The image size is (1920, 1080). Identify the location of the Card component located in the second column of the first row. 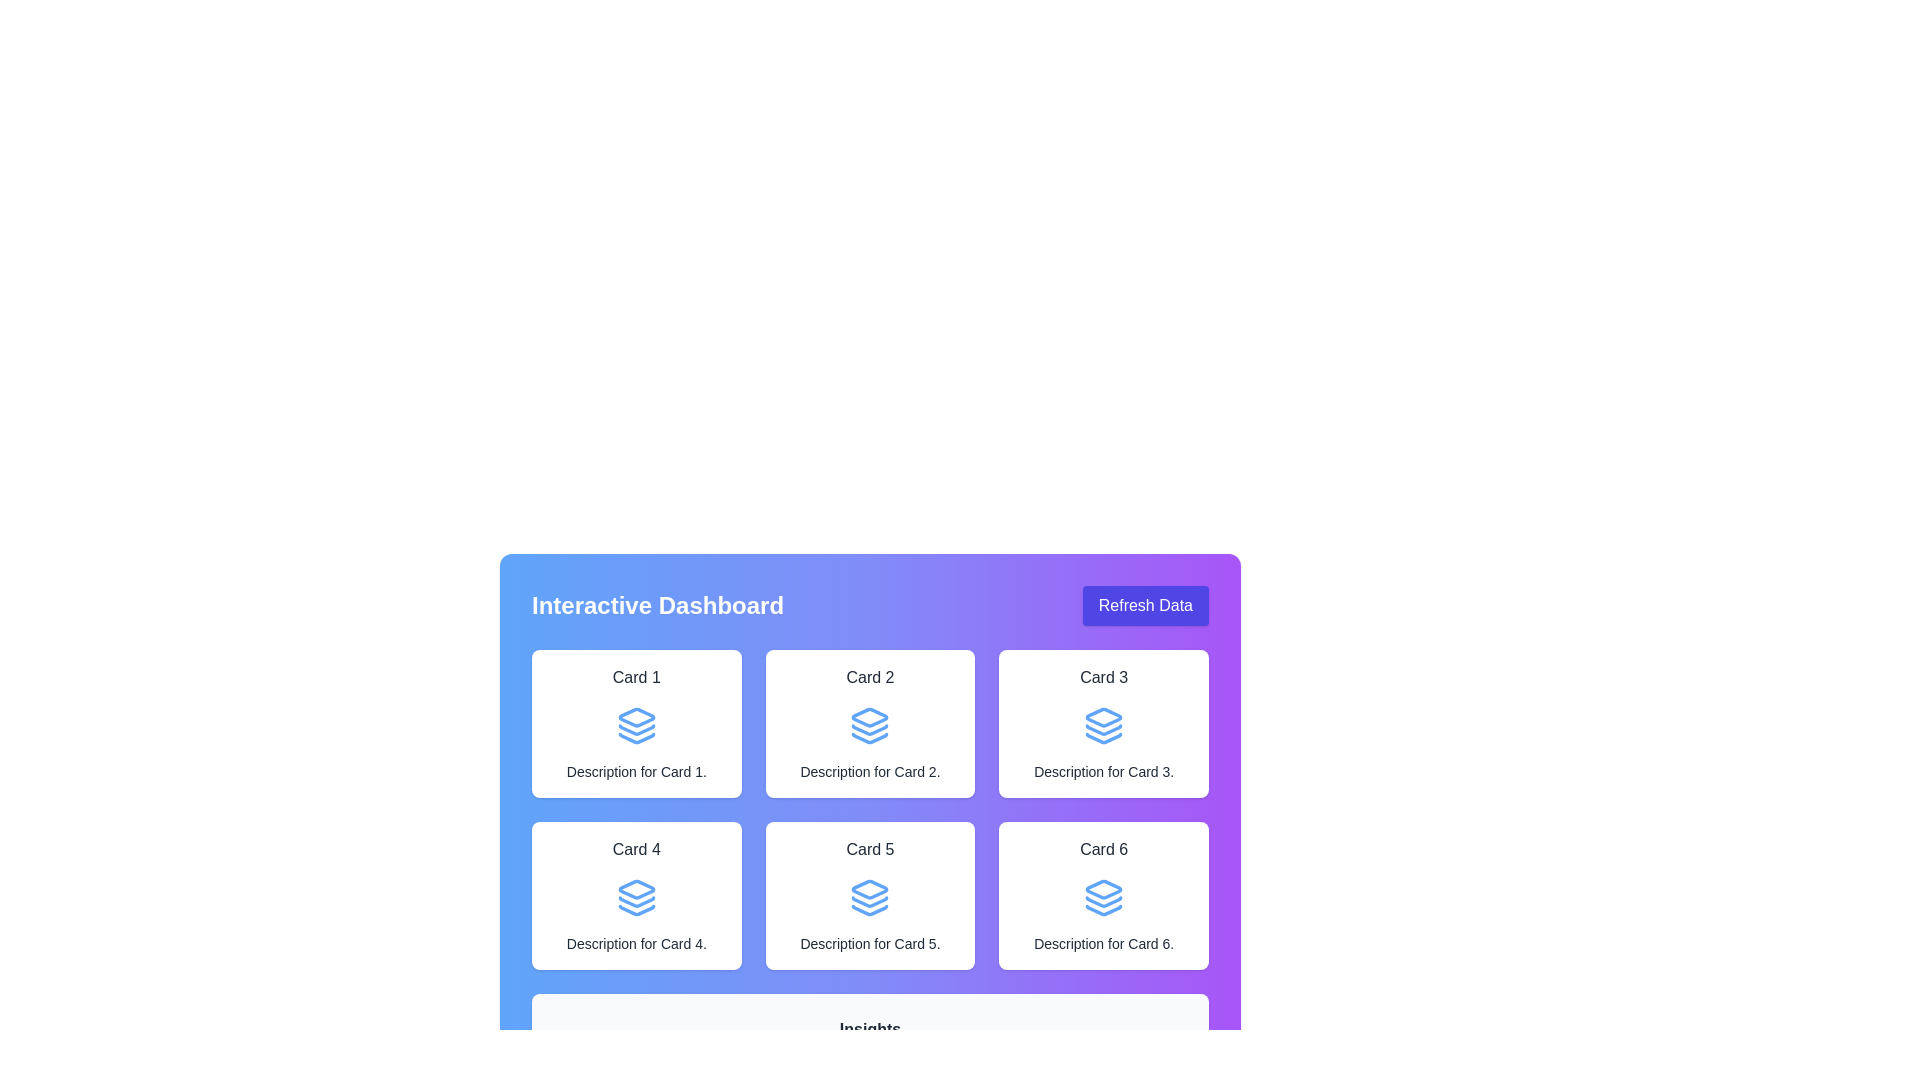
(870, 724).